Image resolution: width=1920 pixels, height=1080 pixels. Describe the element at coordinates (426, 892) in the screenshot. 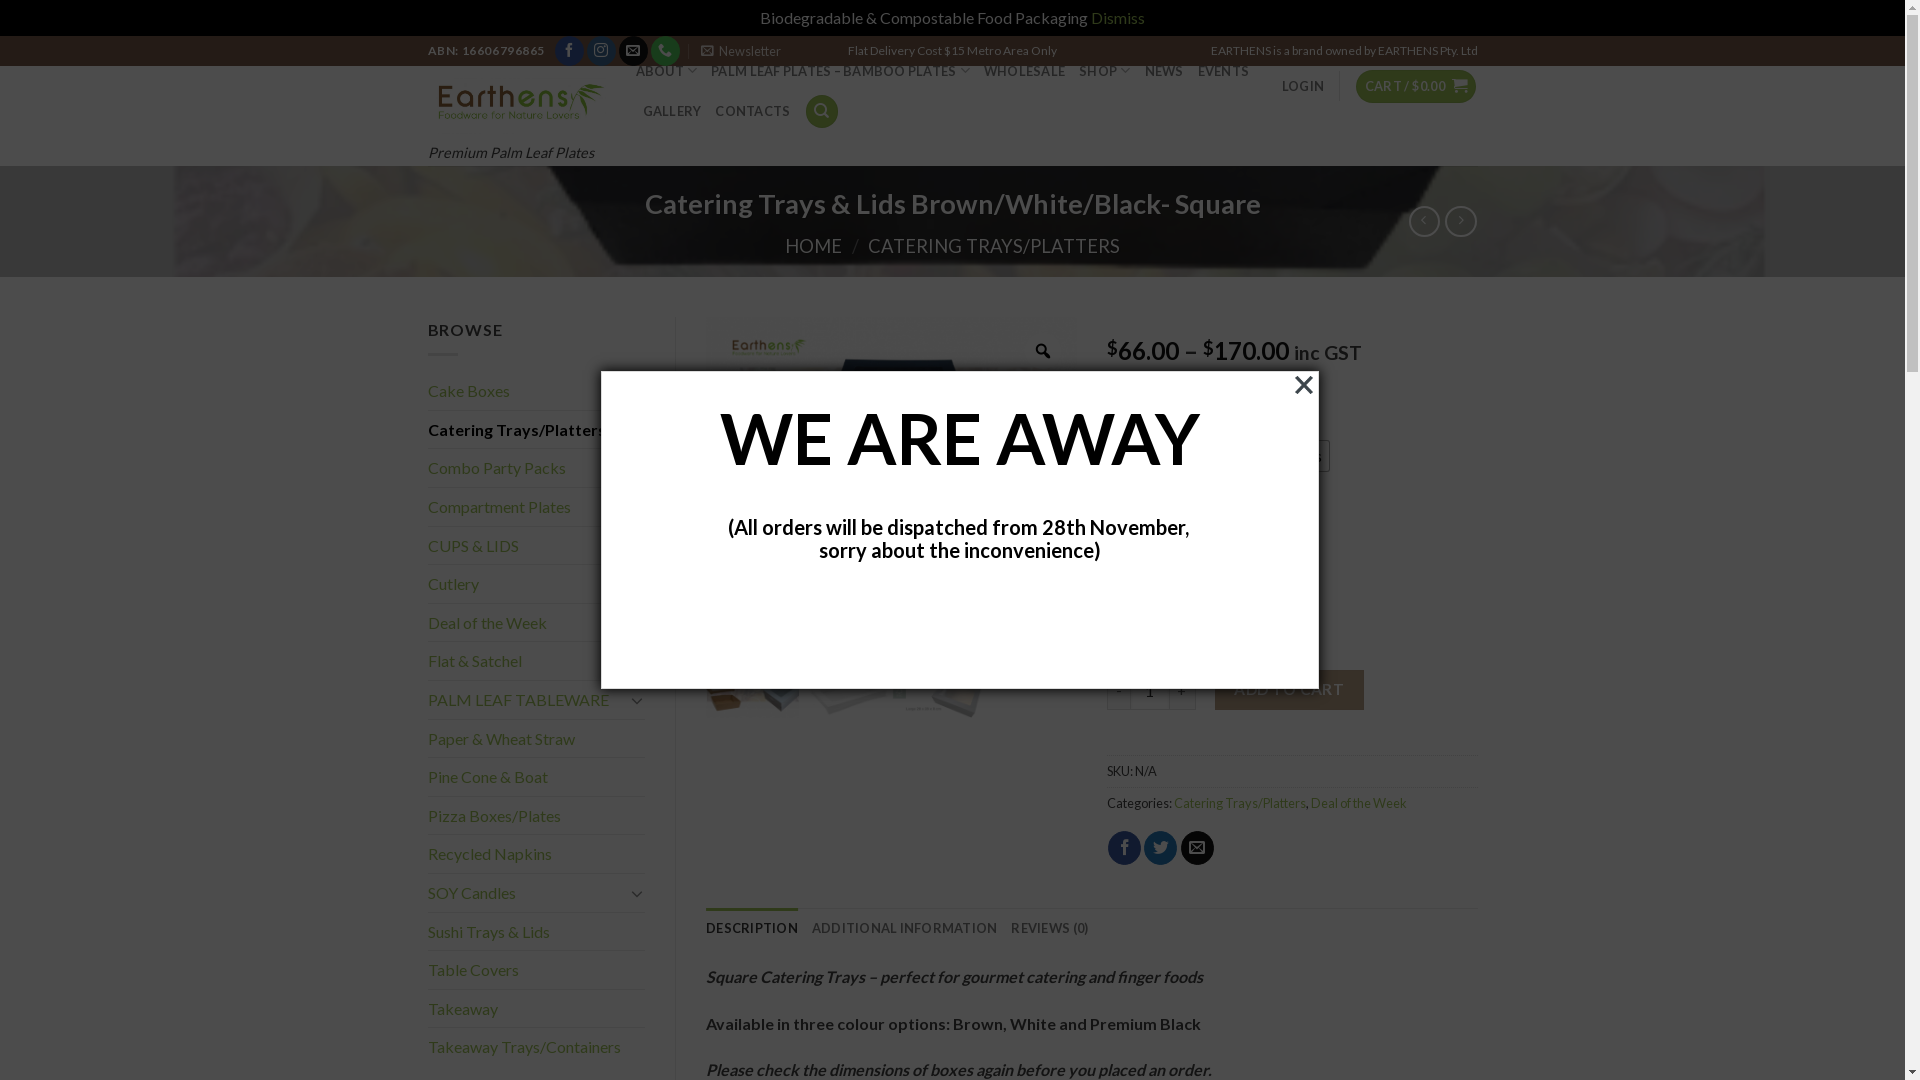

I see `'SOY Candles'` at that location.